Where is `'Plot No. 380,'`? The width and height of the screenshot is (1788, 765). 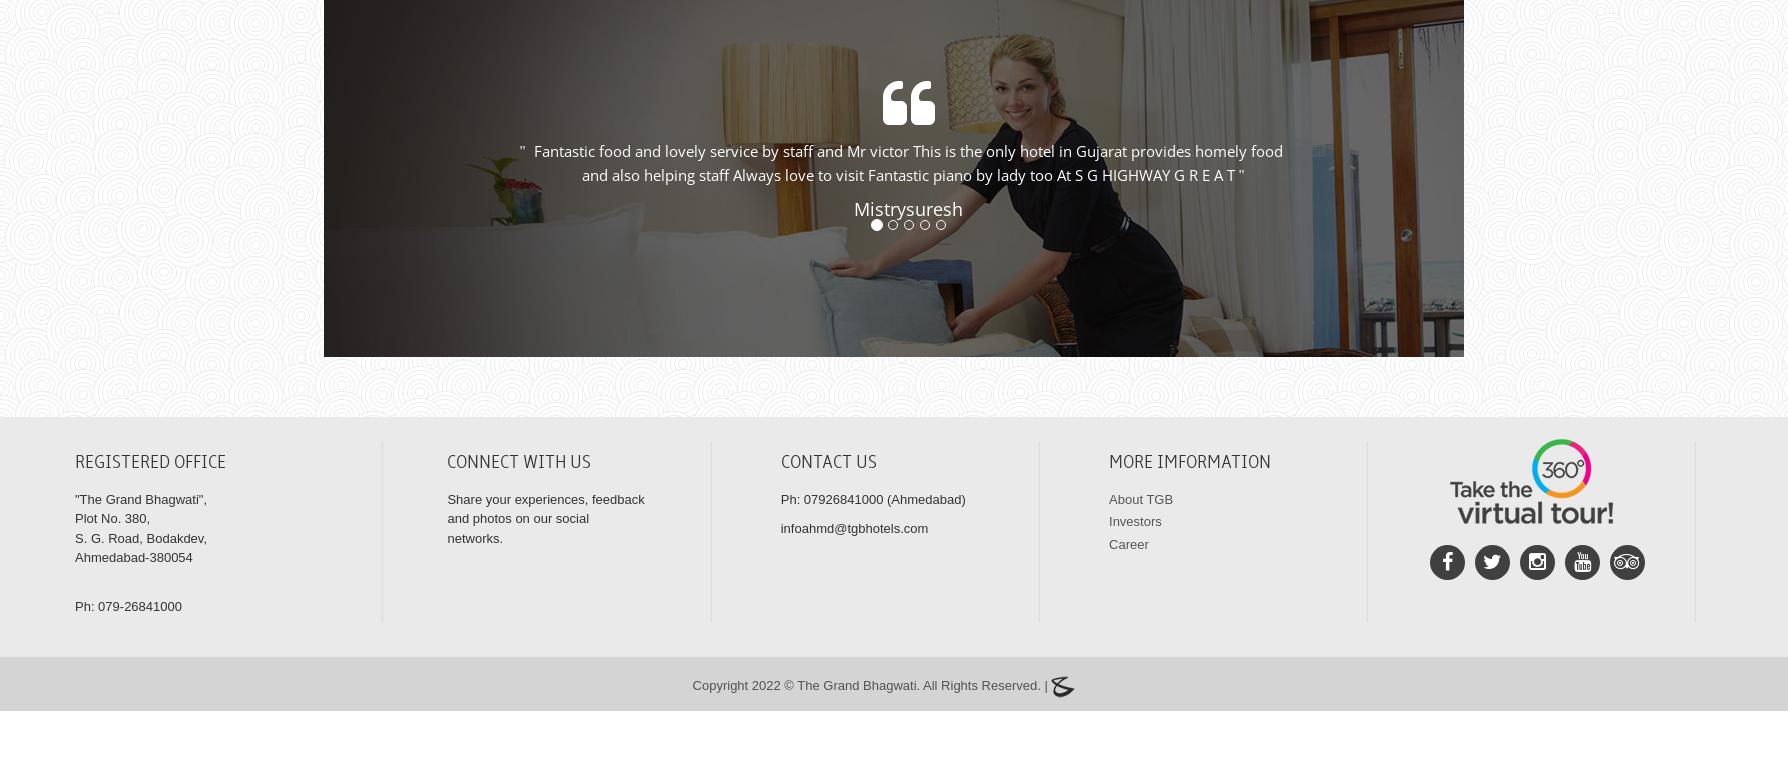 'Plot No. 380,' is located at coordinates (112, 541).